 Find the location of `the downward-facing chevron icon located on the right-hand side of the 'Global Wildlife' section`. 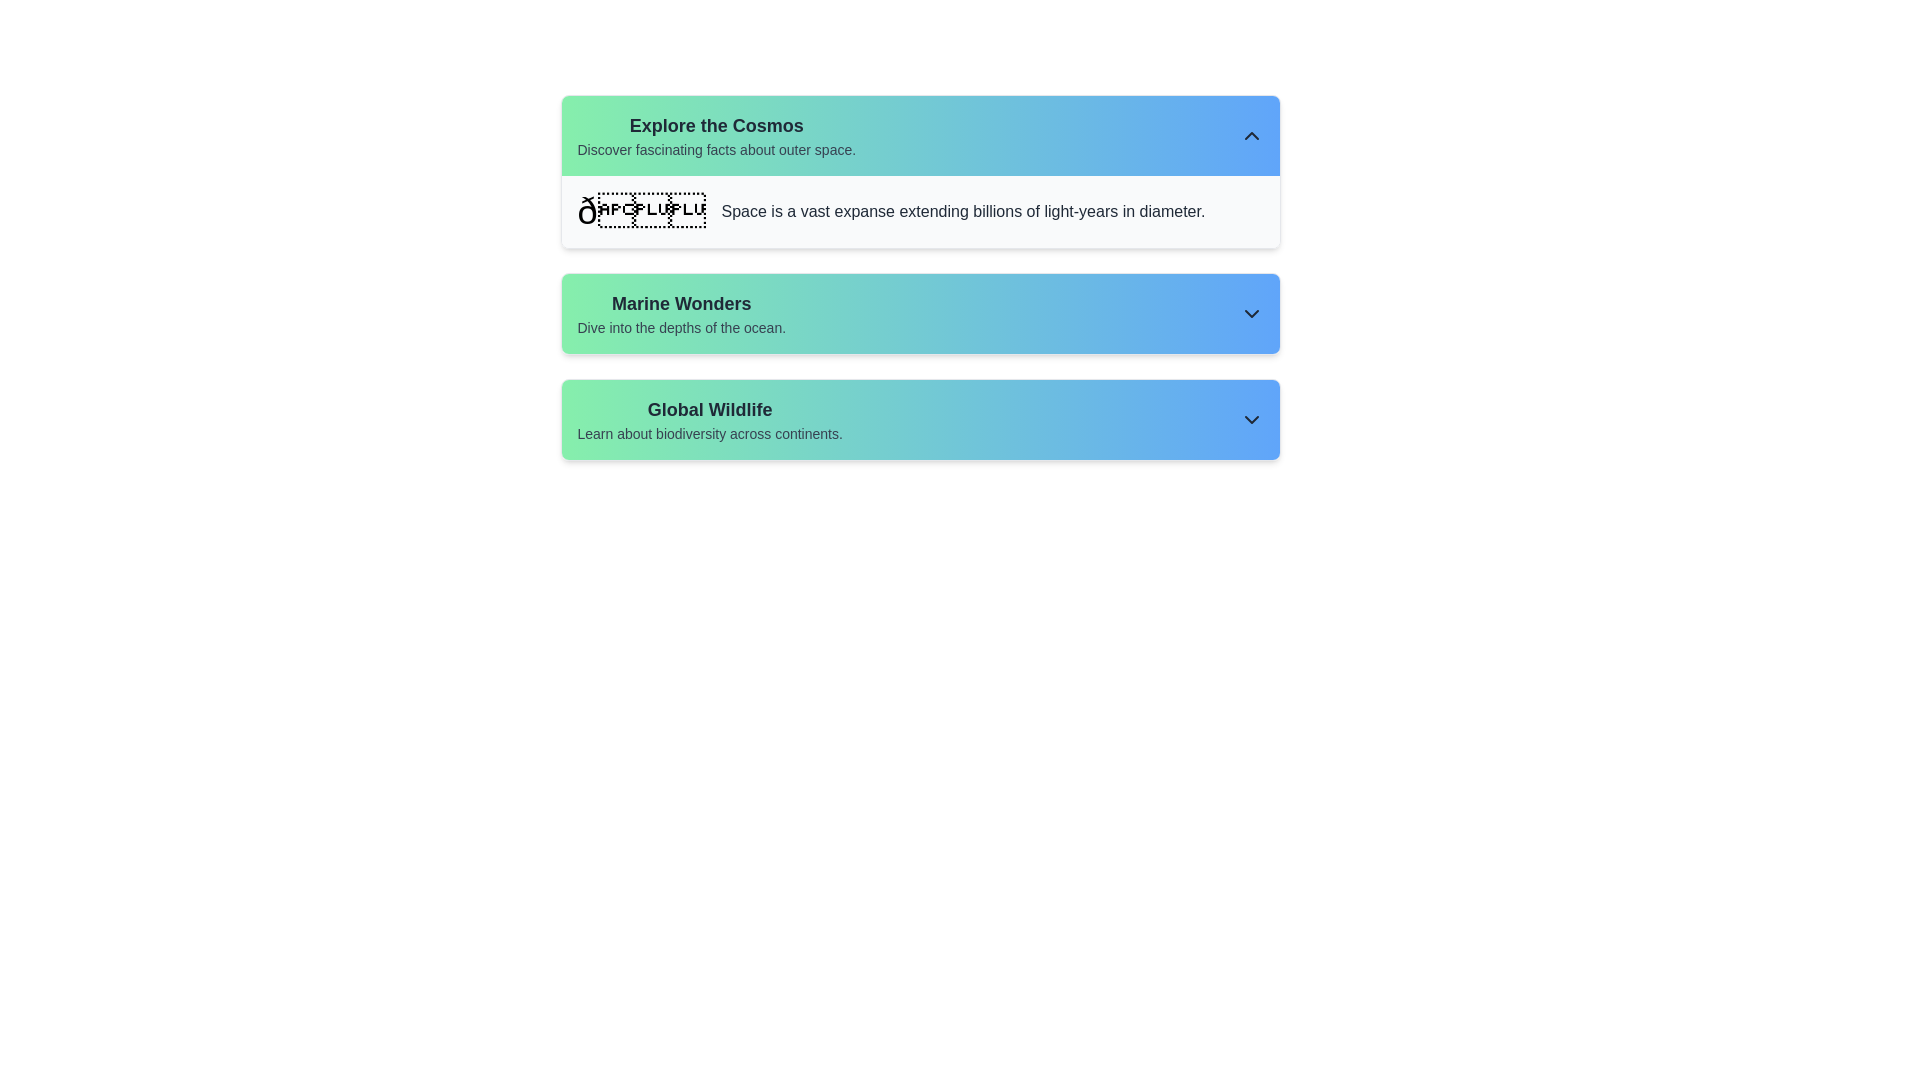

the downward-facing chevron icon located on the right-hand side of the 'Global Wildlife' section is located at coordinates (1250, 419).